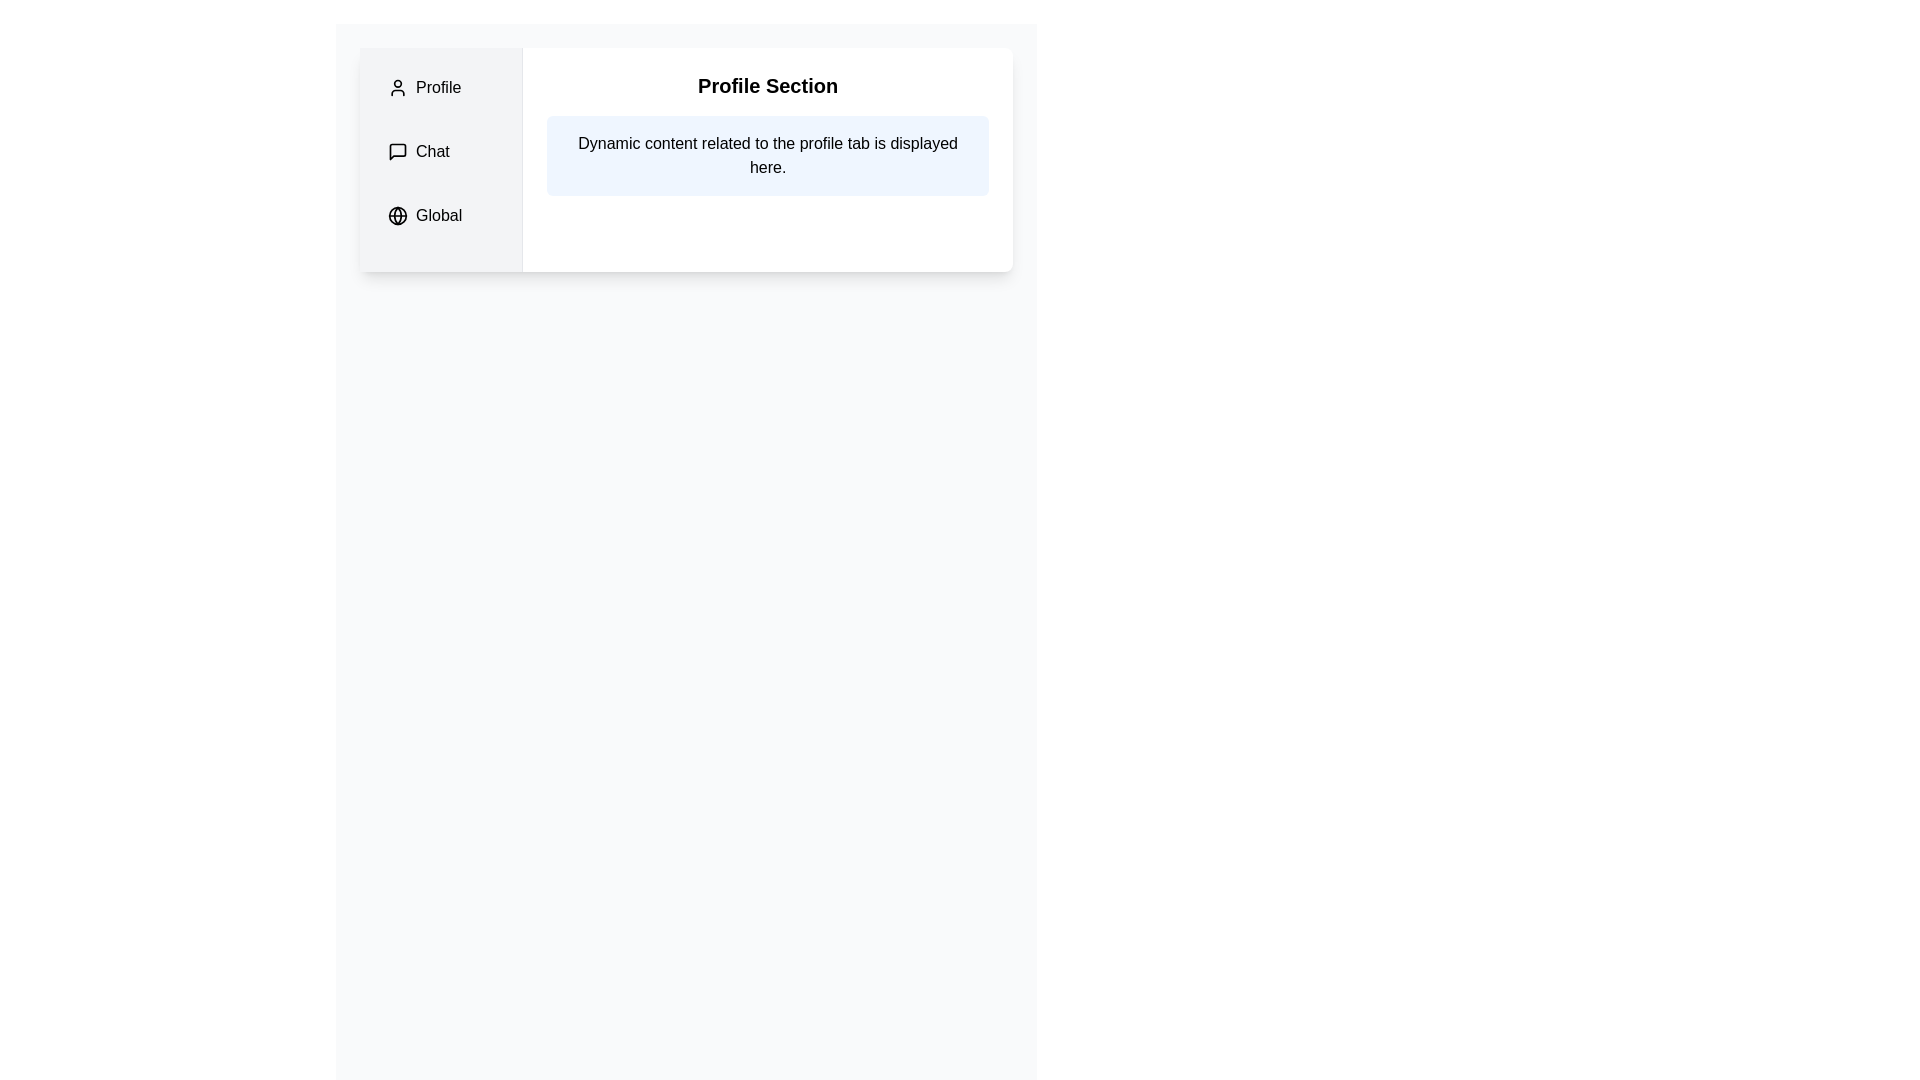 Image resolution: width=1920 pixels, height=1080 pixels. What do you see at coordinates (440, 158) in the screenshot?
I see `the 'Chat' list item with a speech bubble icon in the sidebar` at bounding box center [440, 158].